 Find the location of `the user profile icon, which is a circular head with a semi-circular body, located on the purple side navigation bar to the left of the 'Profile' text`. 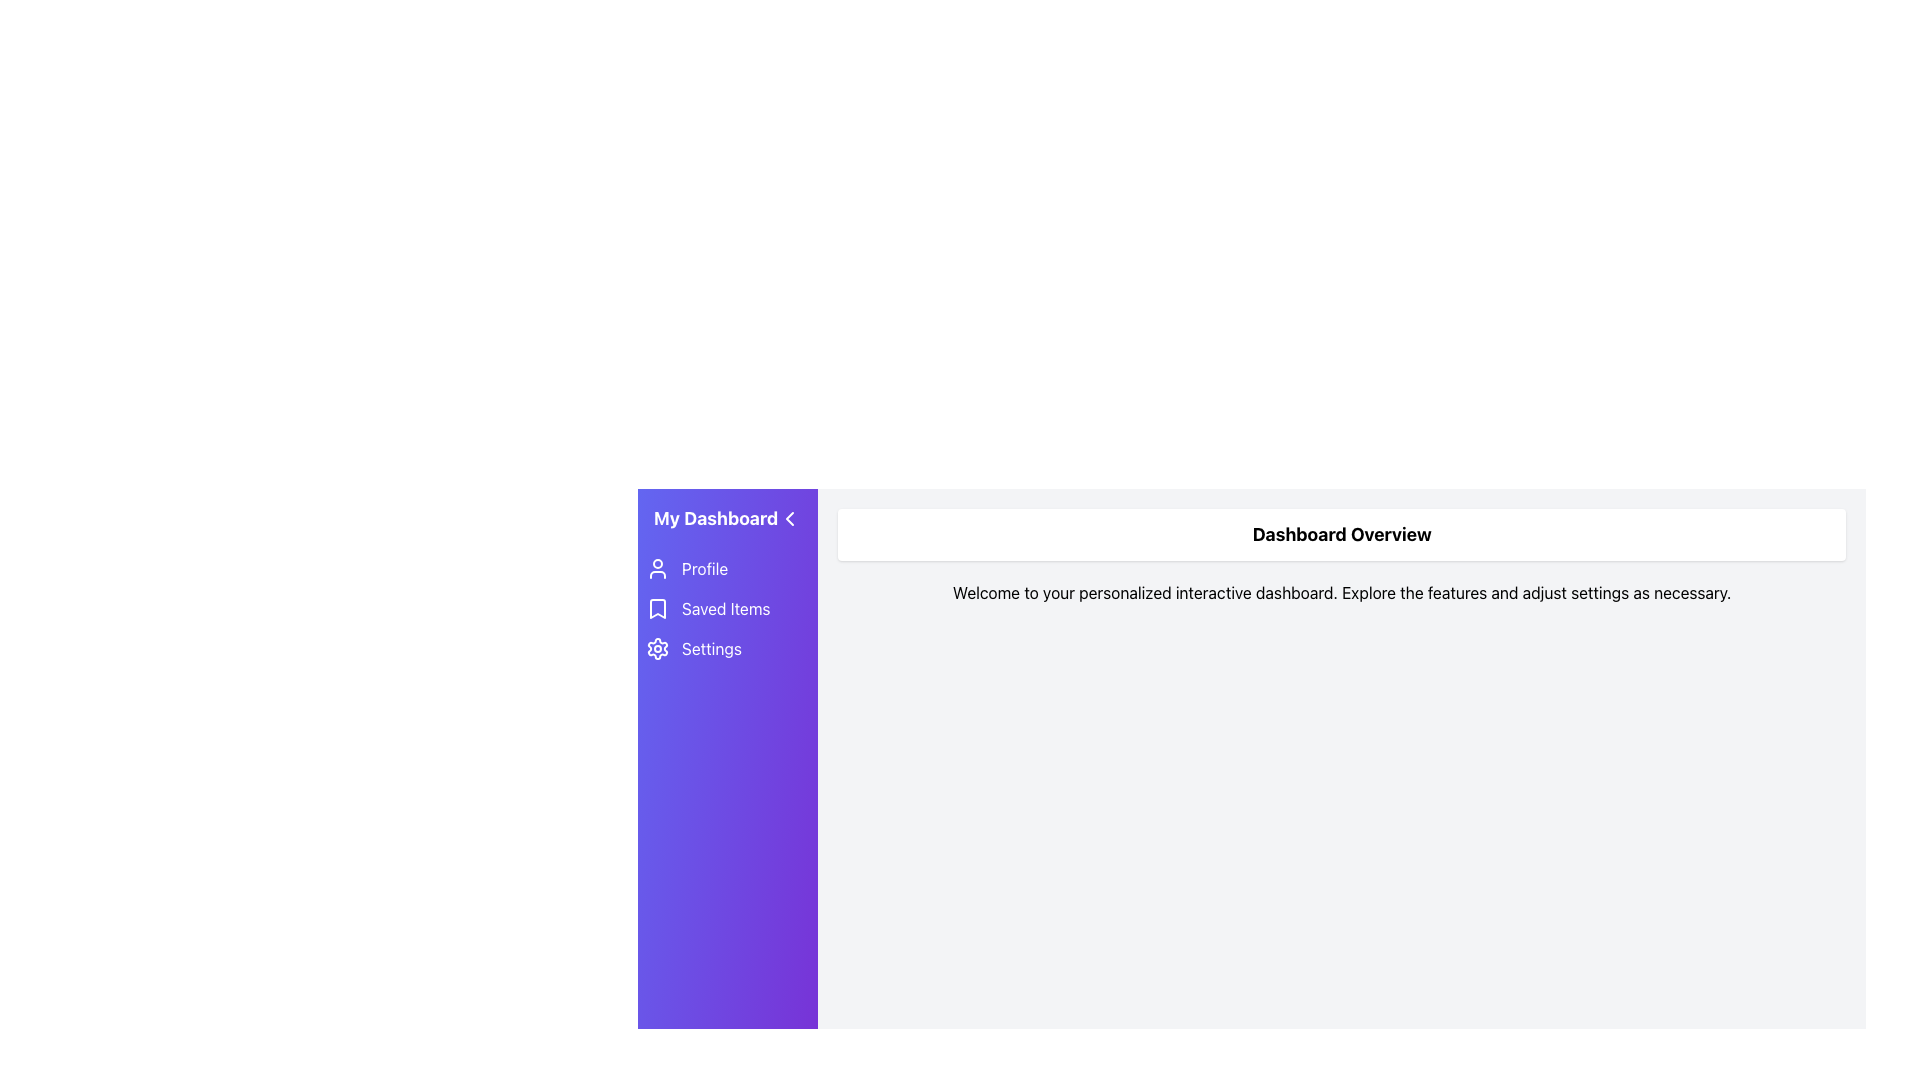

the user profile icon, which is a circular head with a semi-circular body, located on the purple side navigation bar to the left of the 'Profile' text is located at coordinates (657, 569).